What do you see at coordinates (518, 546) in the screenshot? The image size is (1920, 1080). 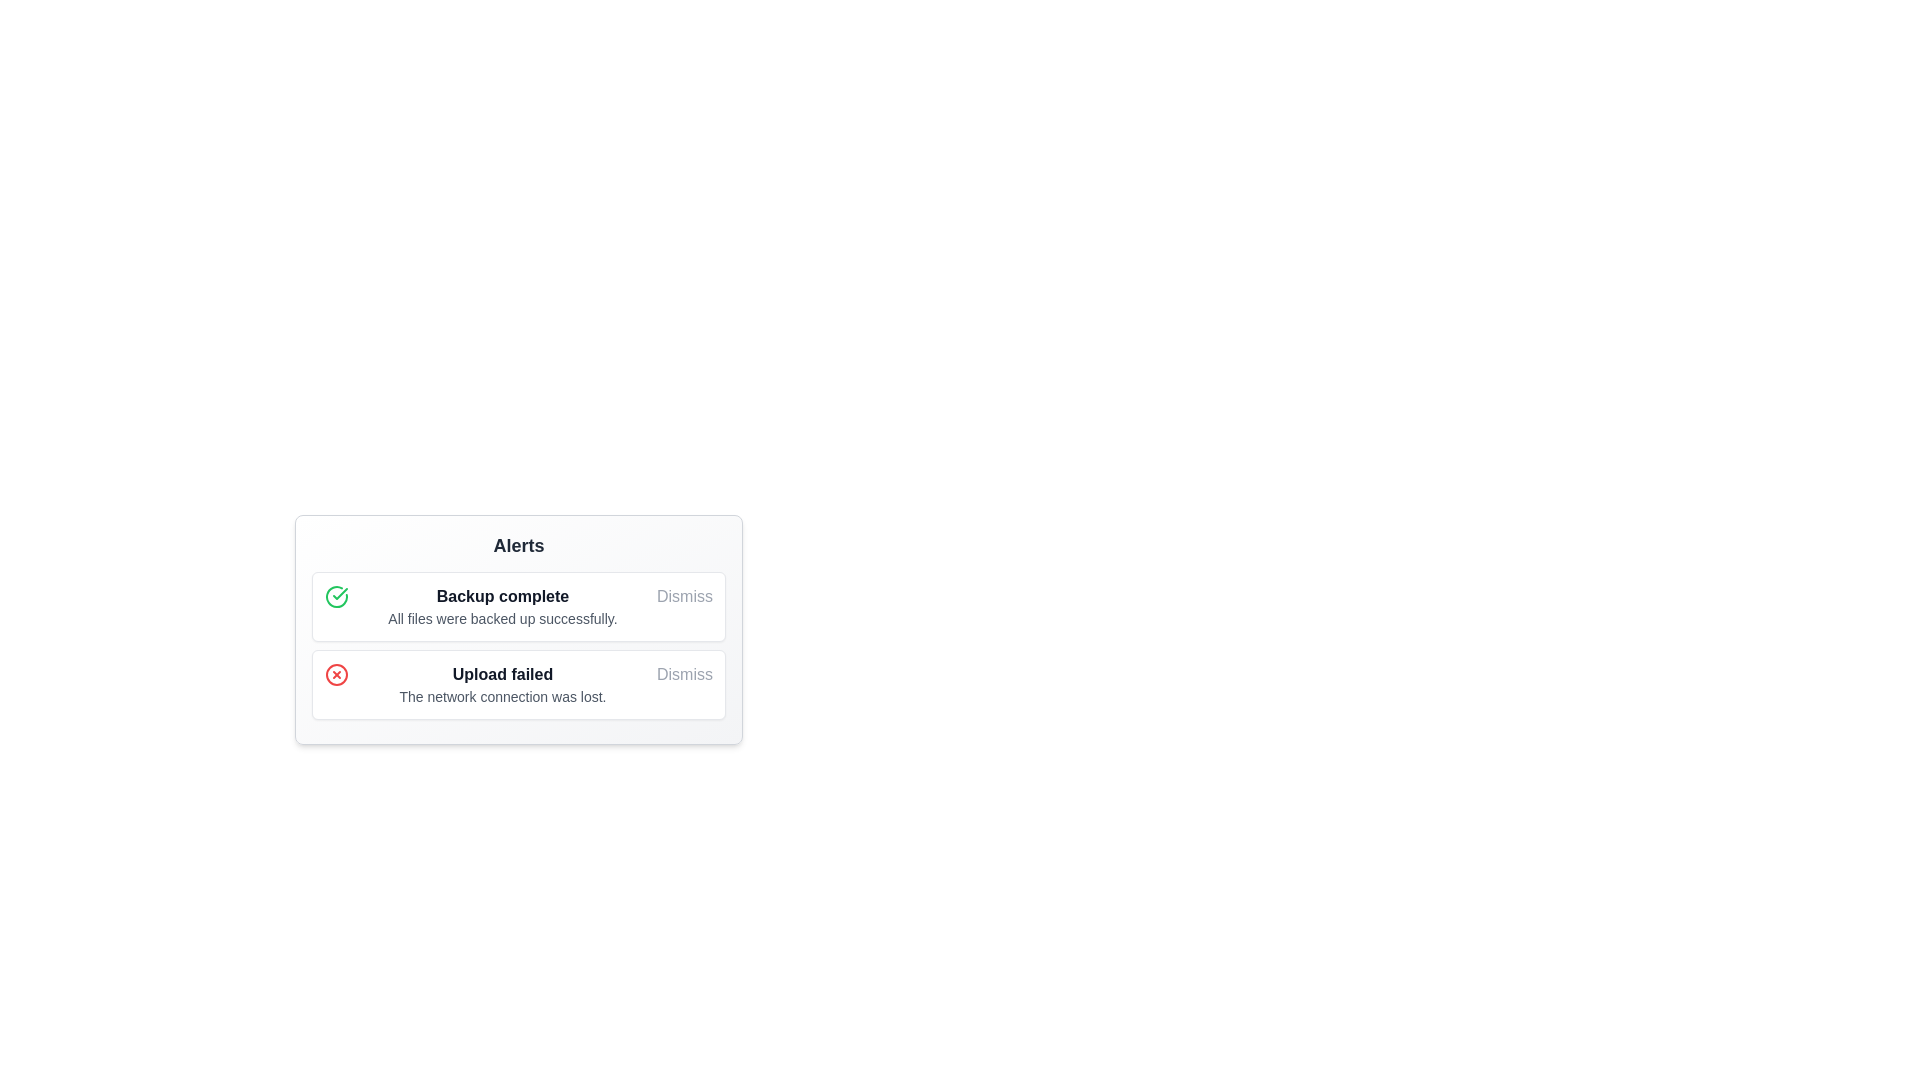 I see `bold text label displaying 'Alerts' which is styled in dark gray and positioned above the list of alerts` at bounding box center [518, 546].